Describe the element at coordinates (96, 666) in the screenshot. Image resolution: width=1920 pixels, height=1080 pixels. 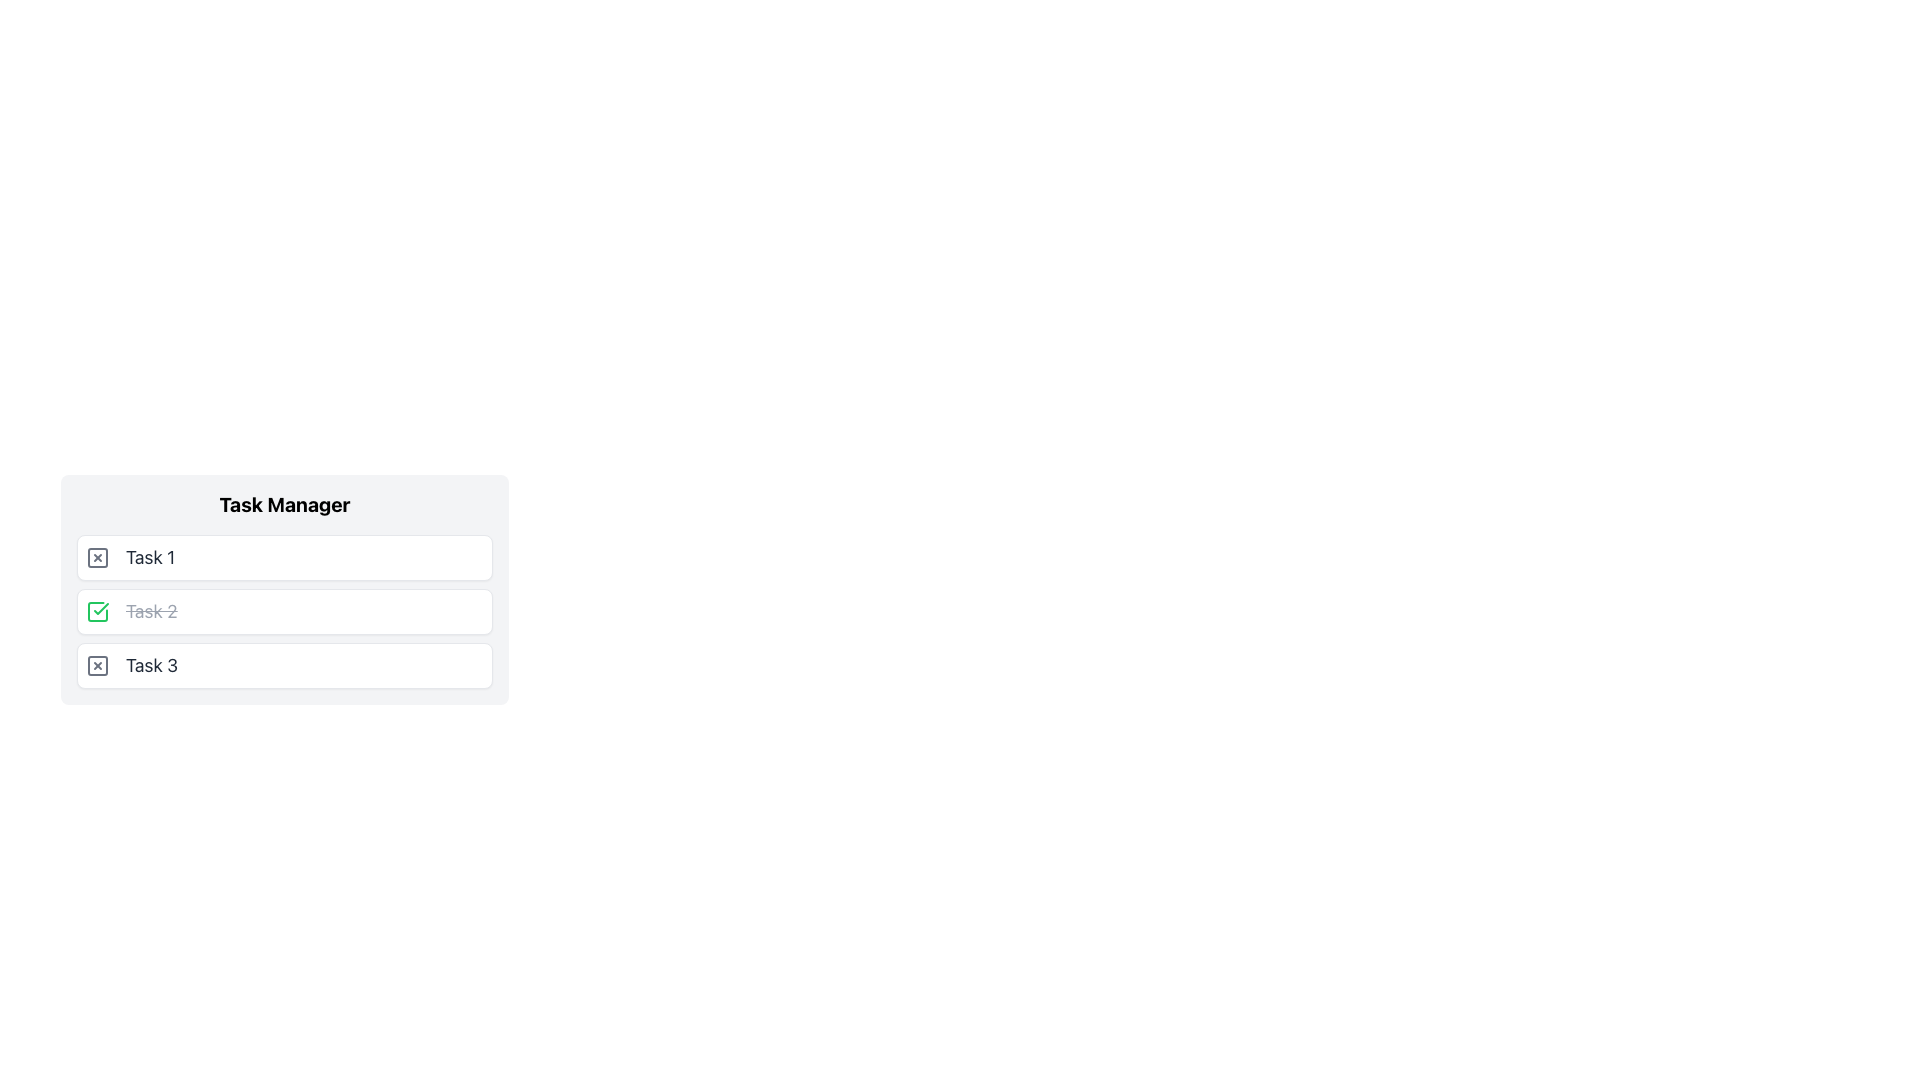
I see `the small square button with a red 'X' icon located in the third row of the task list interface, to the left of the label 'Task 3.'` at that location.